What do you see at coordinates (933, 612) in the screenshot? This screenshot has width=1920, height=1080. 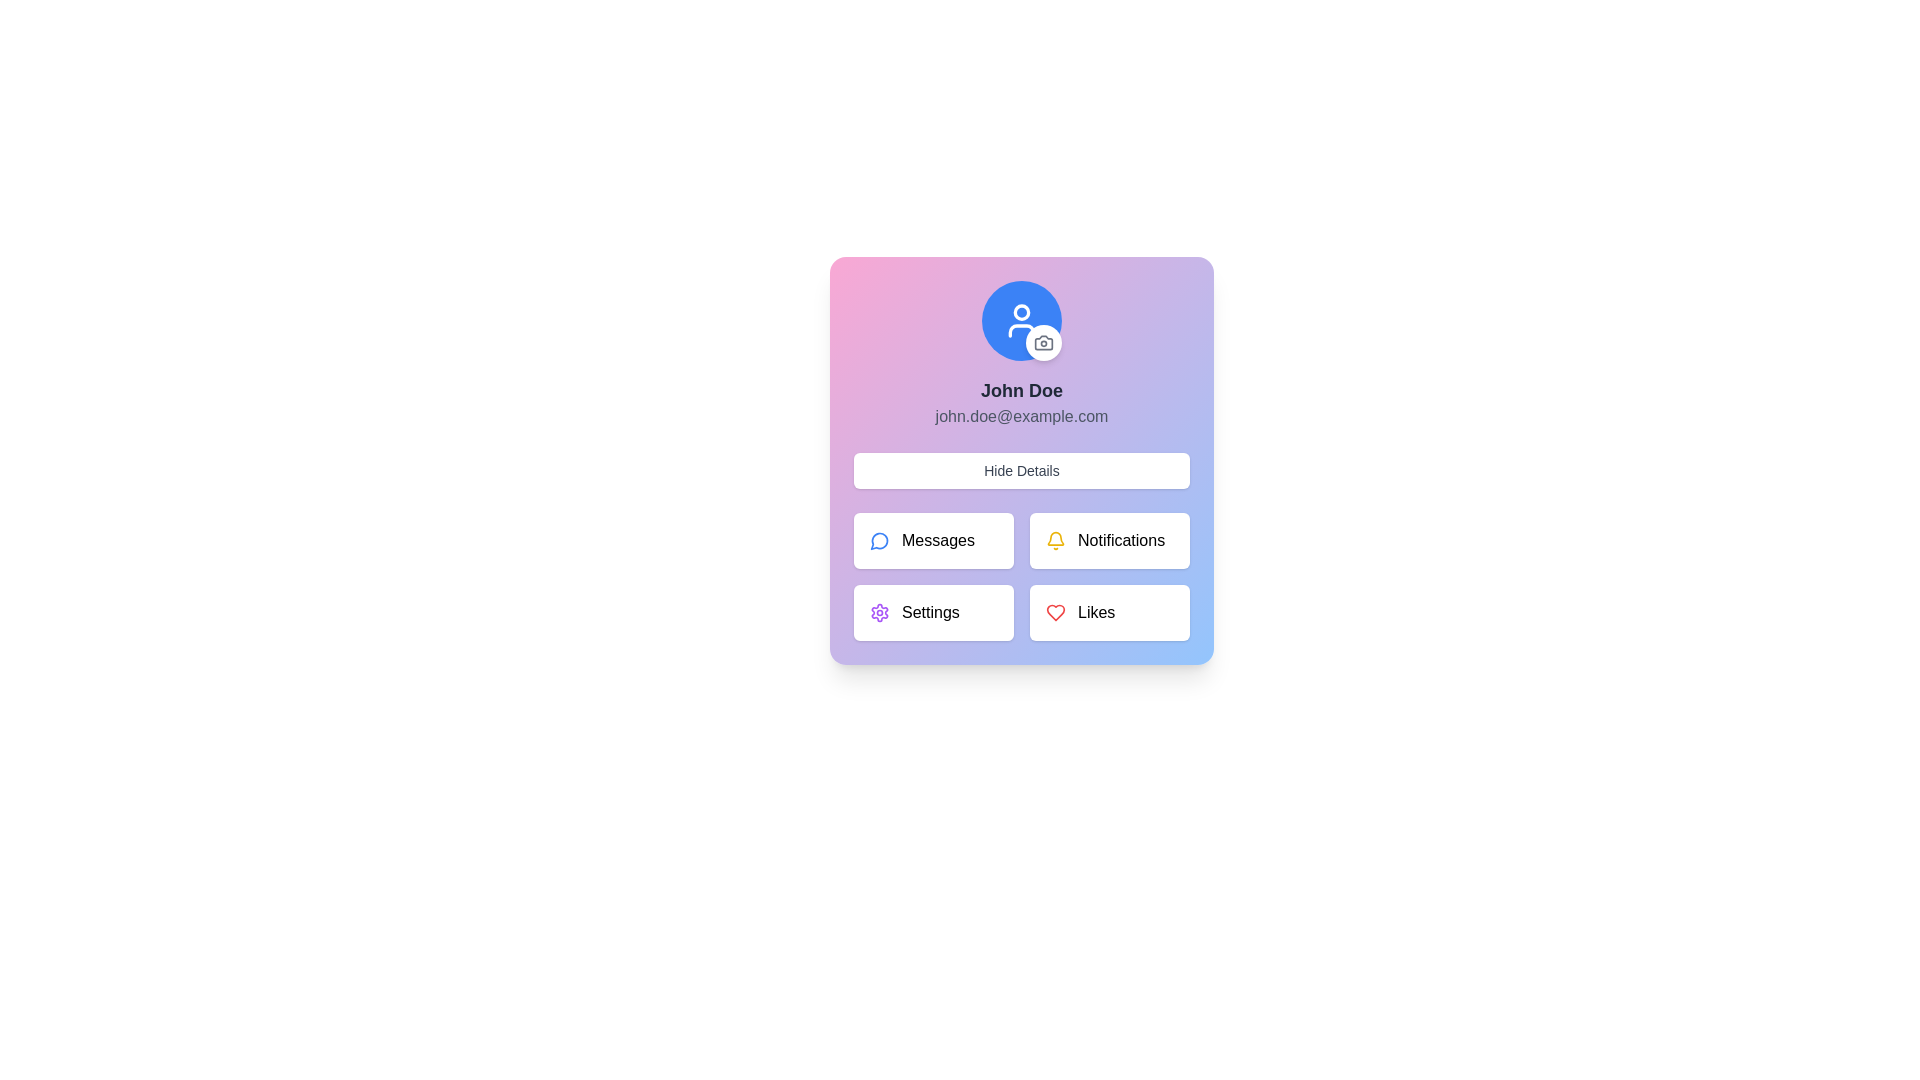 I see `the navigation button located in the third cell of the grid below the user profile card` at bounding box center [933, 612].